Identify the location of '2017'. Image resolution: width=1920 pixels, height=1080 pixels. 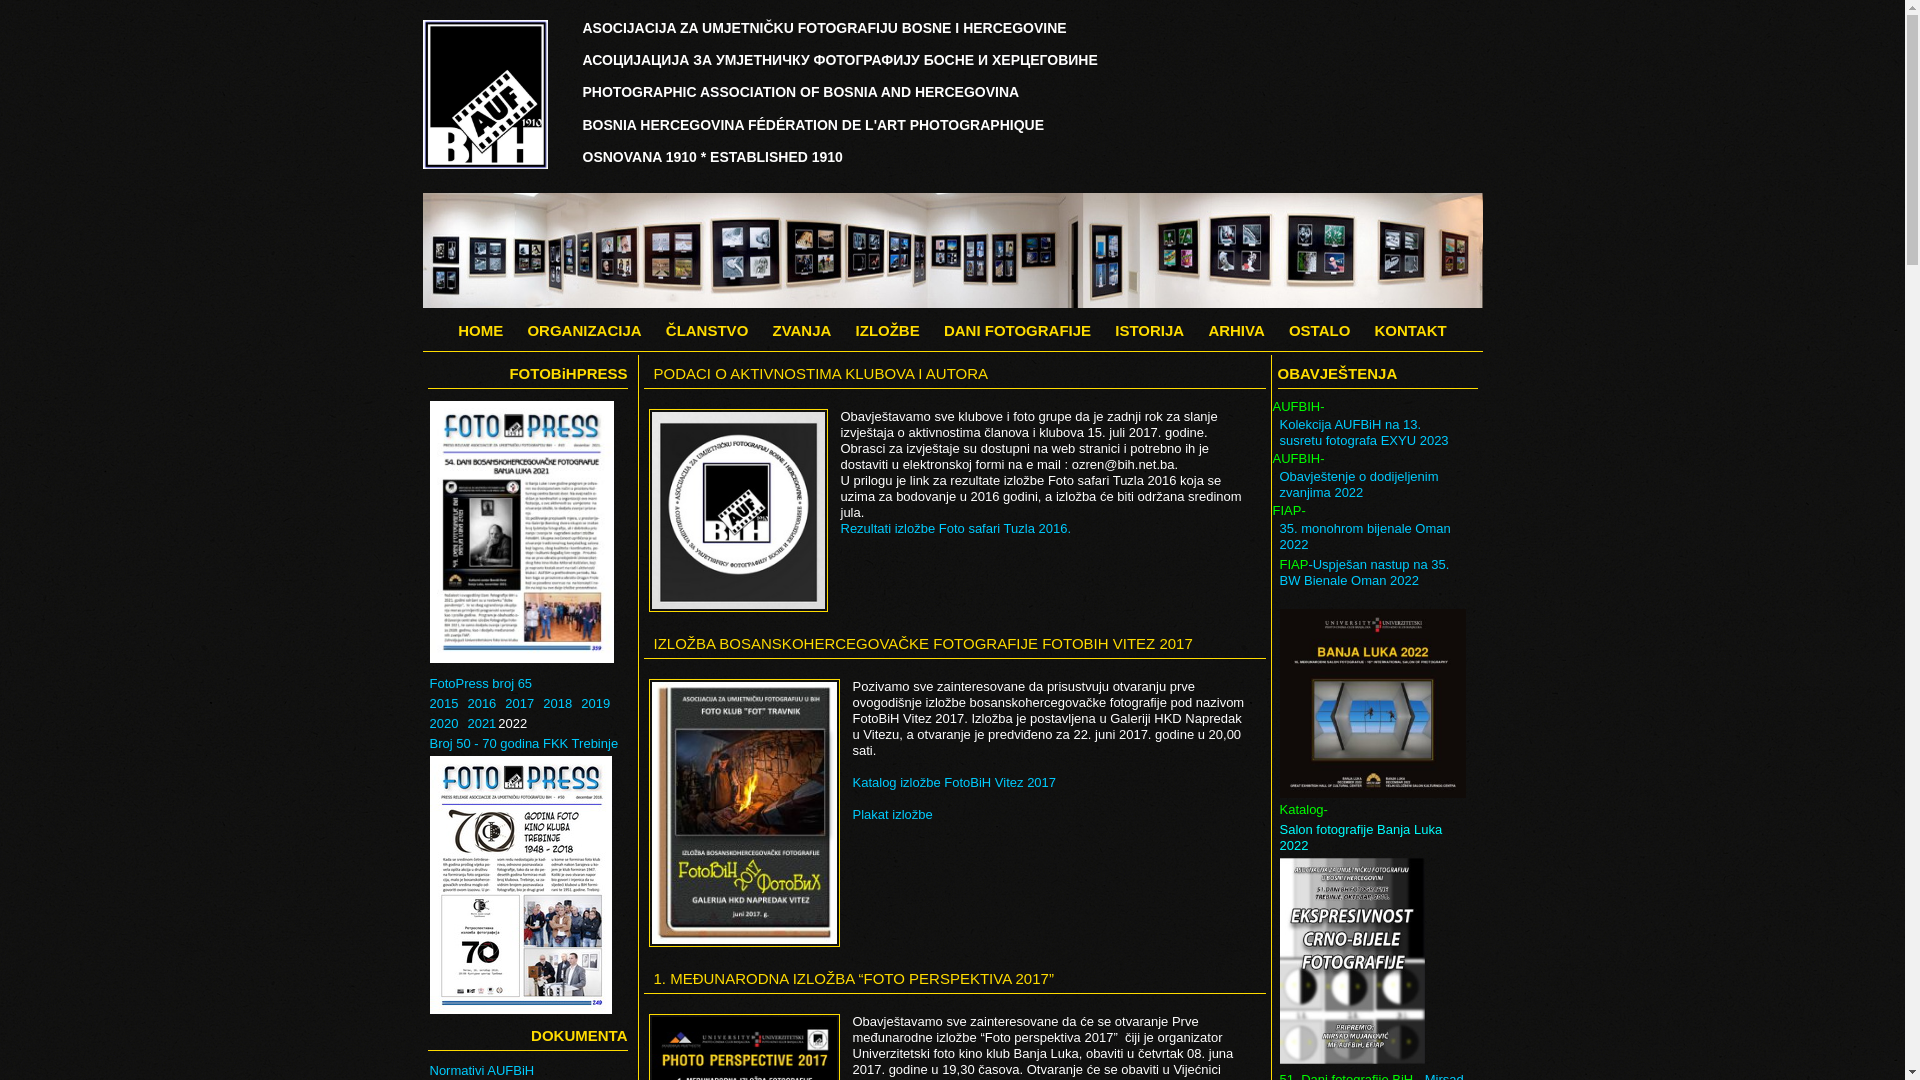
(519, 703).